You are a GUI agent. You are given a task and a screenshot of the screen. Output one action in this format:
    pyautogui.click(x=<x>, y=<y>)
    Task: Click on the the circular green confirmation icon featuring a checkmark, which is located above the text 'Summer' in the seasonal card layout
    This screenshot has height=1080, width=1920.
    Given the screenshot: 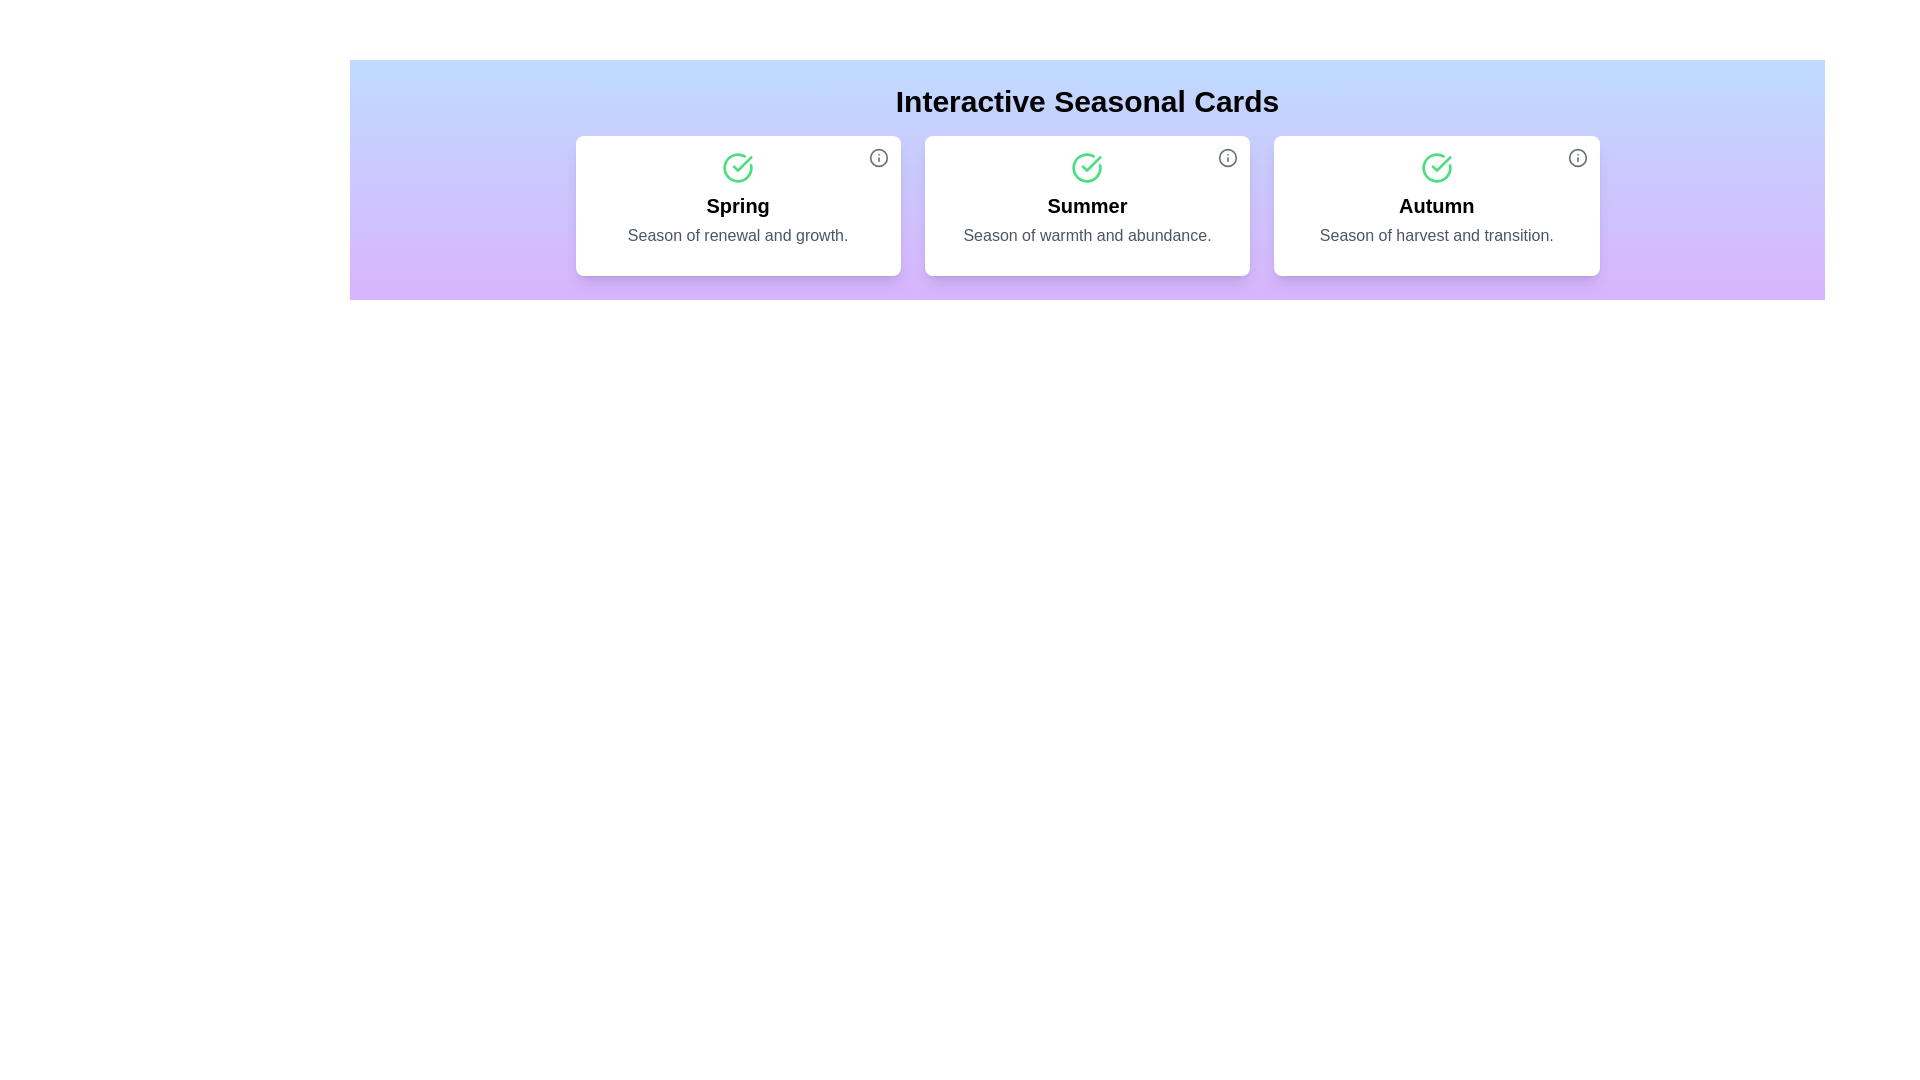 What is the action you would take?
    pyautogui.click(x=1086, y=167)
    